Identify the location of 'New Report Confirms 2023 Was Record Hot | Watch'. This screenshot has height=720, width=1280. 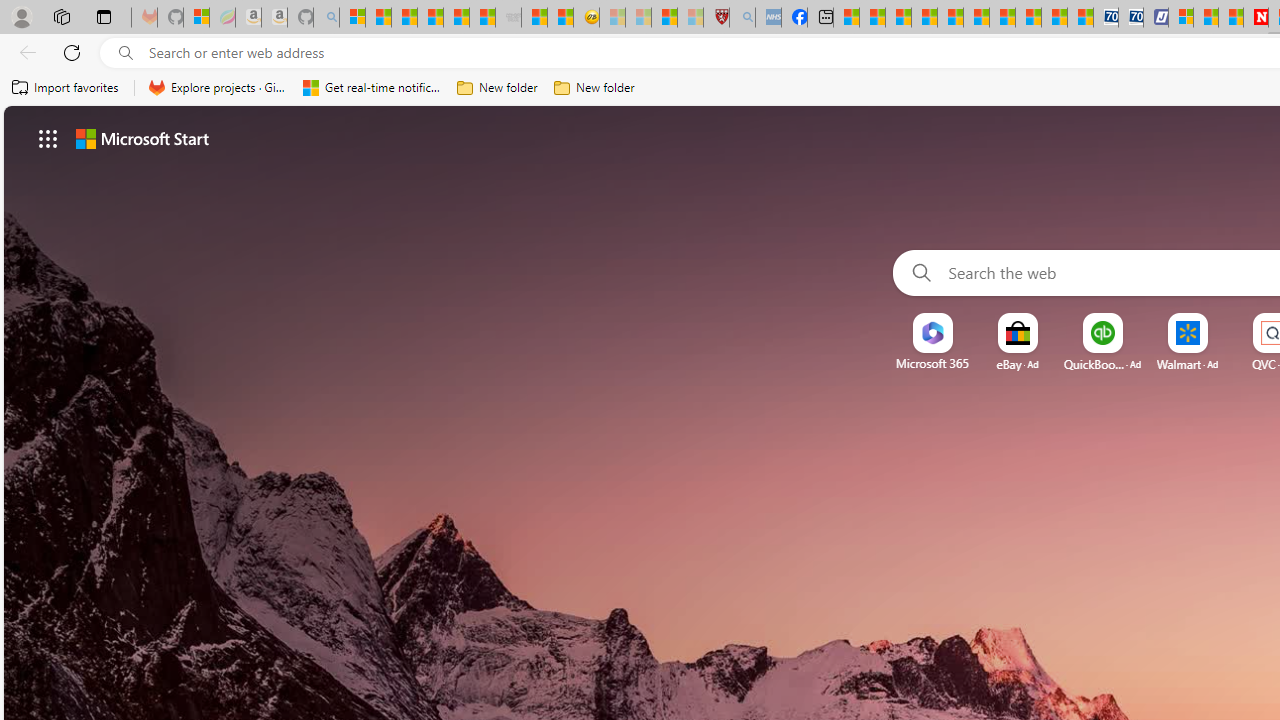
(455, 17).